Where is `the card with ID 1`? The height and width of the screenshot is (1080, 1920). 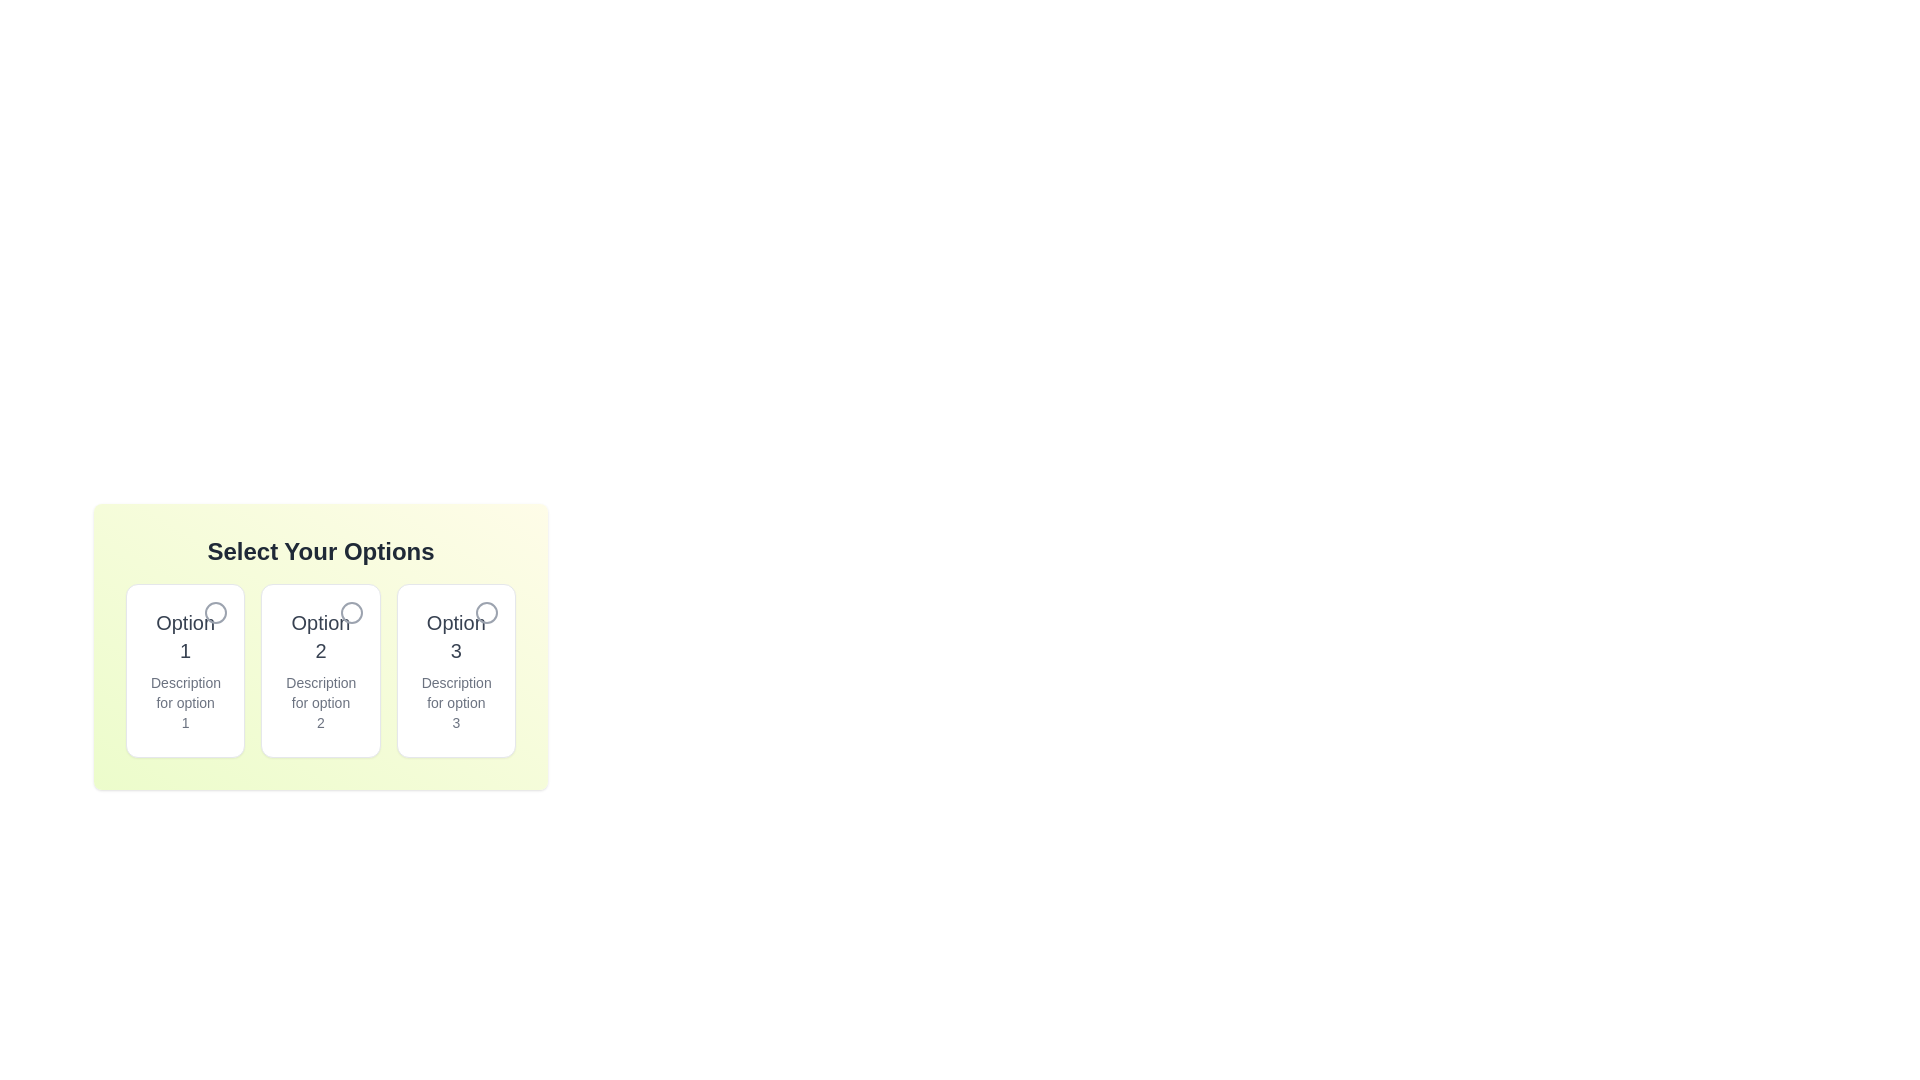 the card with ID 1 is located at coordinates (185, 671).